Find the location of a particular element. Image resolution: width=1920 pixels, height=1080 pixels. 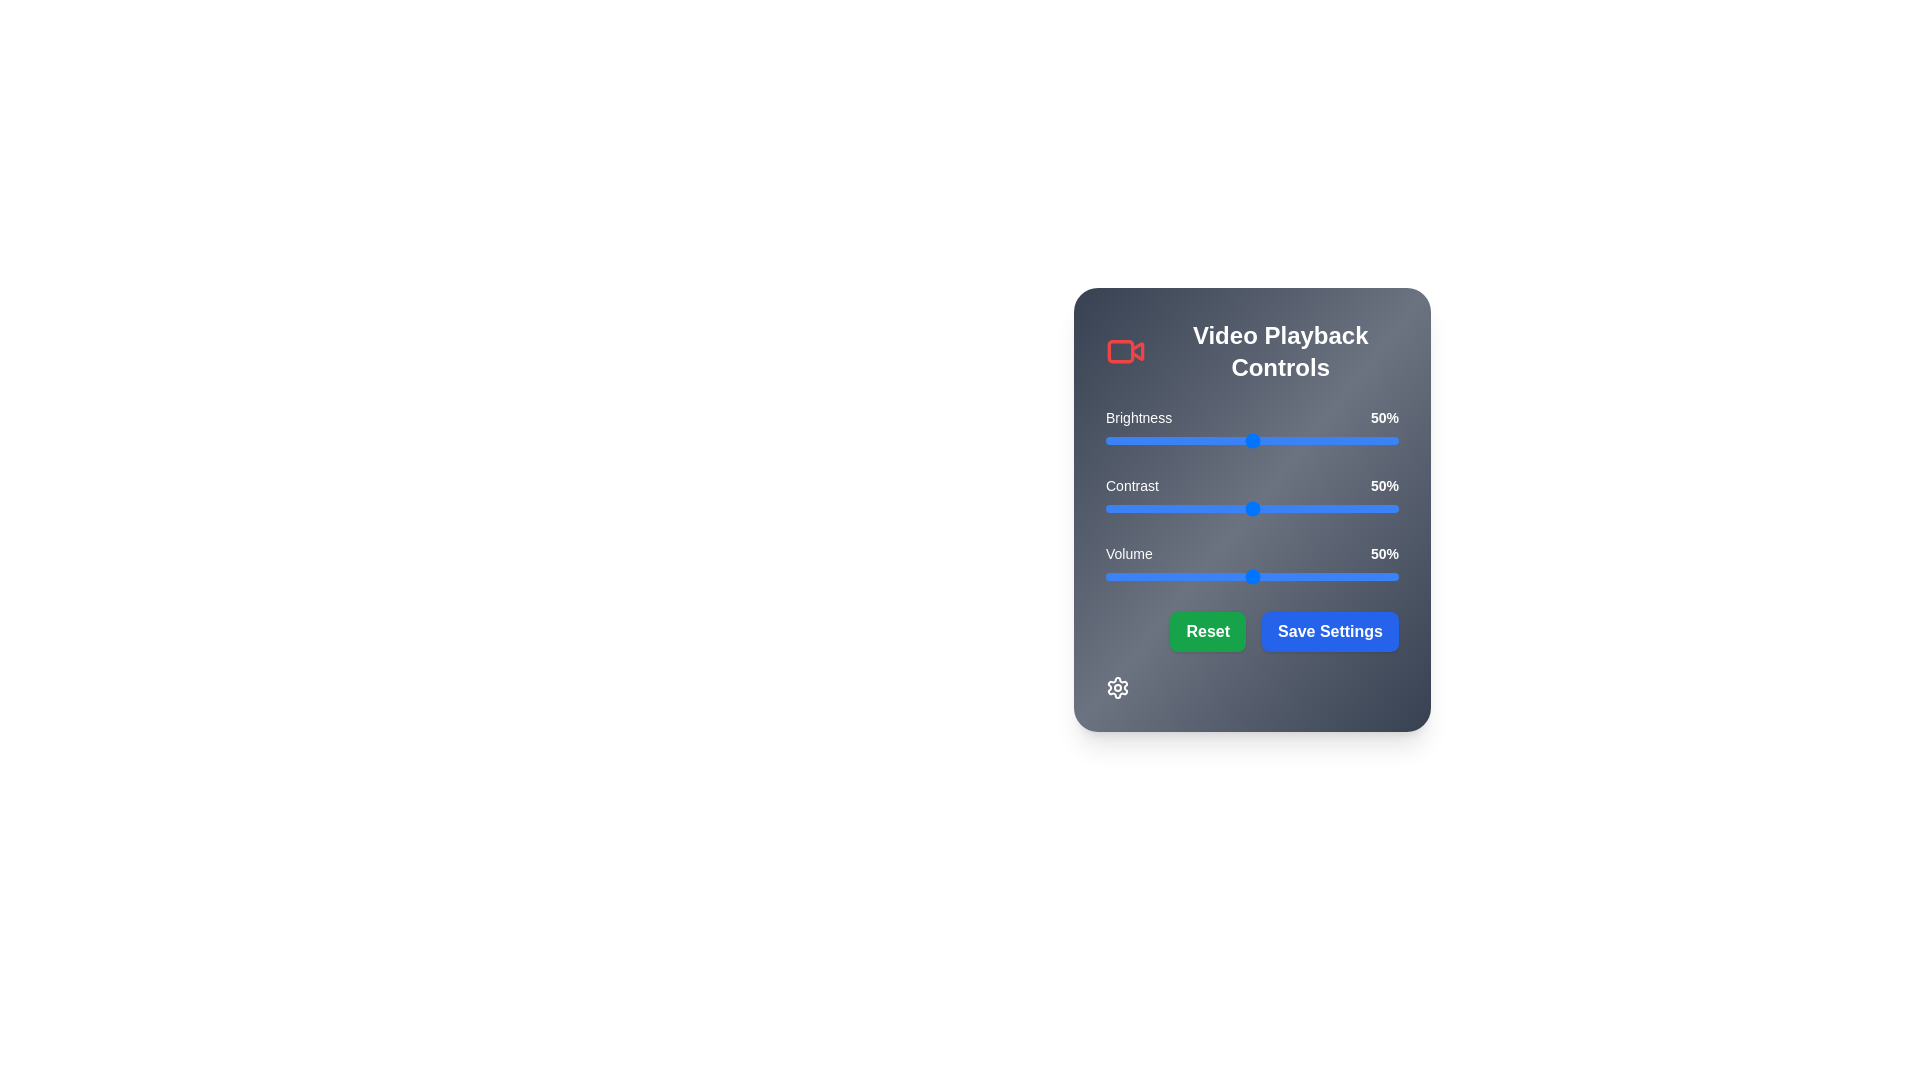

the 'Save Settings' button, which is a rectangular button with white text on a blue background, located at the bottom right of the 'Video Playback Controls' card, immediately to the right of the 'Reset' button is located at coordinates (1329, 632).